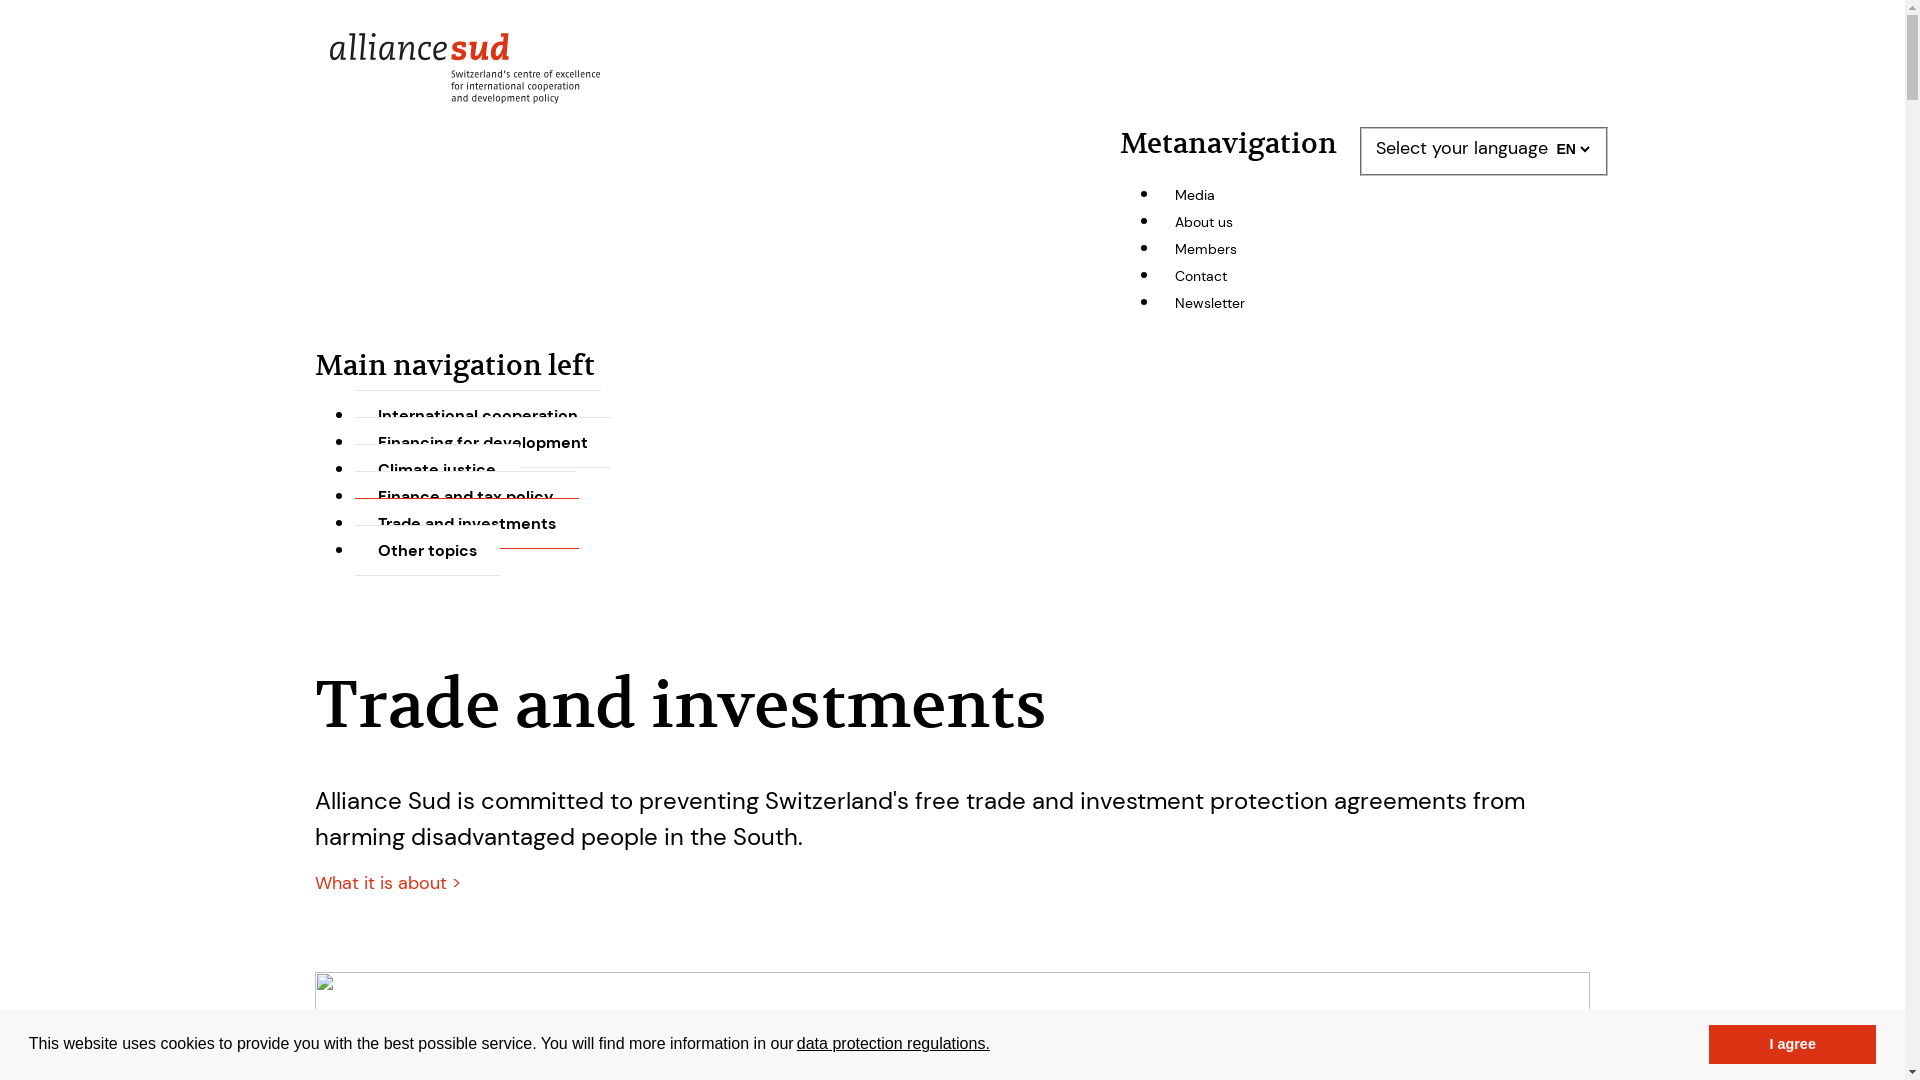  Describe the element at coordinates (426, 550) in the screenshot. I see `'Other topics'` at that location.